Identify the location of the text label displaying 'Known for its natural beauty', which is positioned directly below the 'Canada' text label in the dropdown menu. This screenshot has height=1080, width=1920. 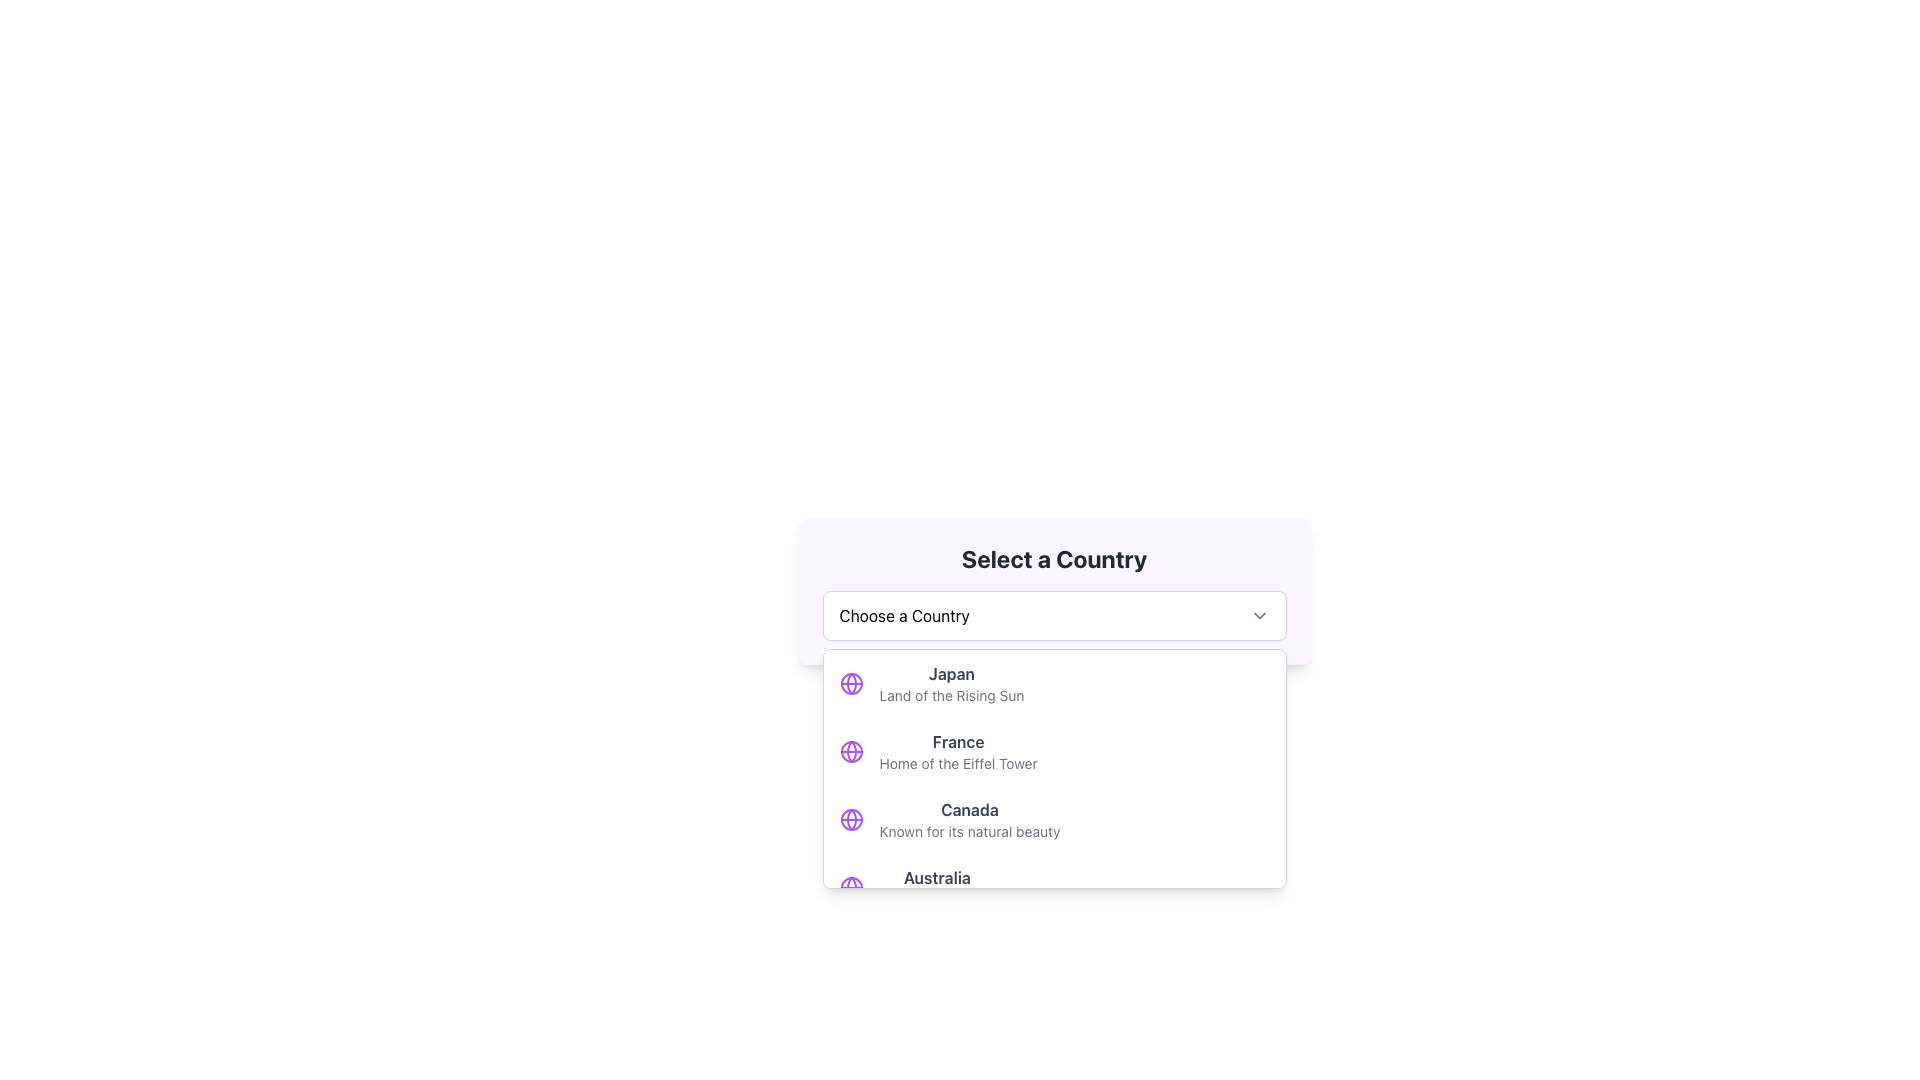
(969, 832).